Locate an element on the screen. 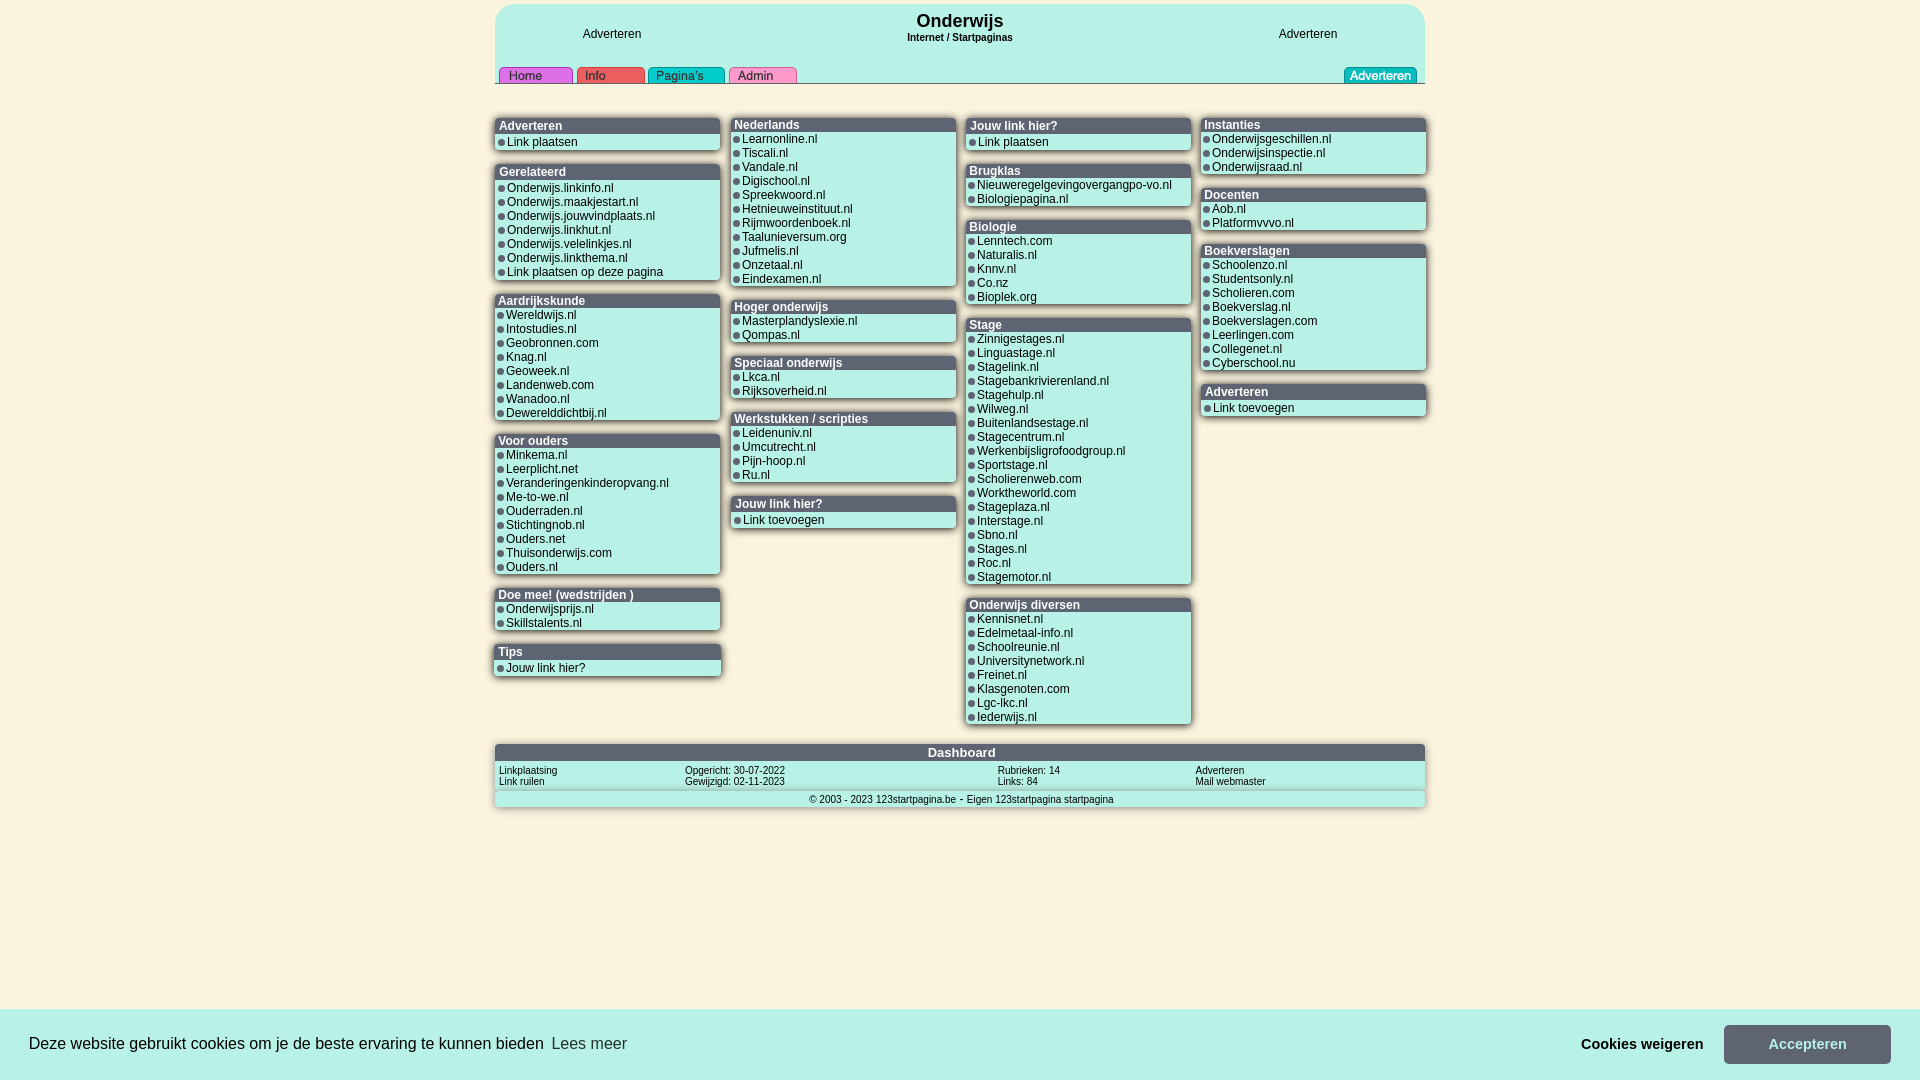  'Taalunieversum.org' is located at coordinates (793, 235).